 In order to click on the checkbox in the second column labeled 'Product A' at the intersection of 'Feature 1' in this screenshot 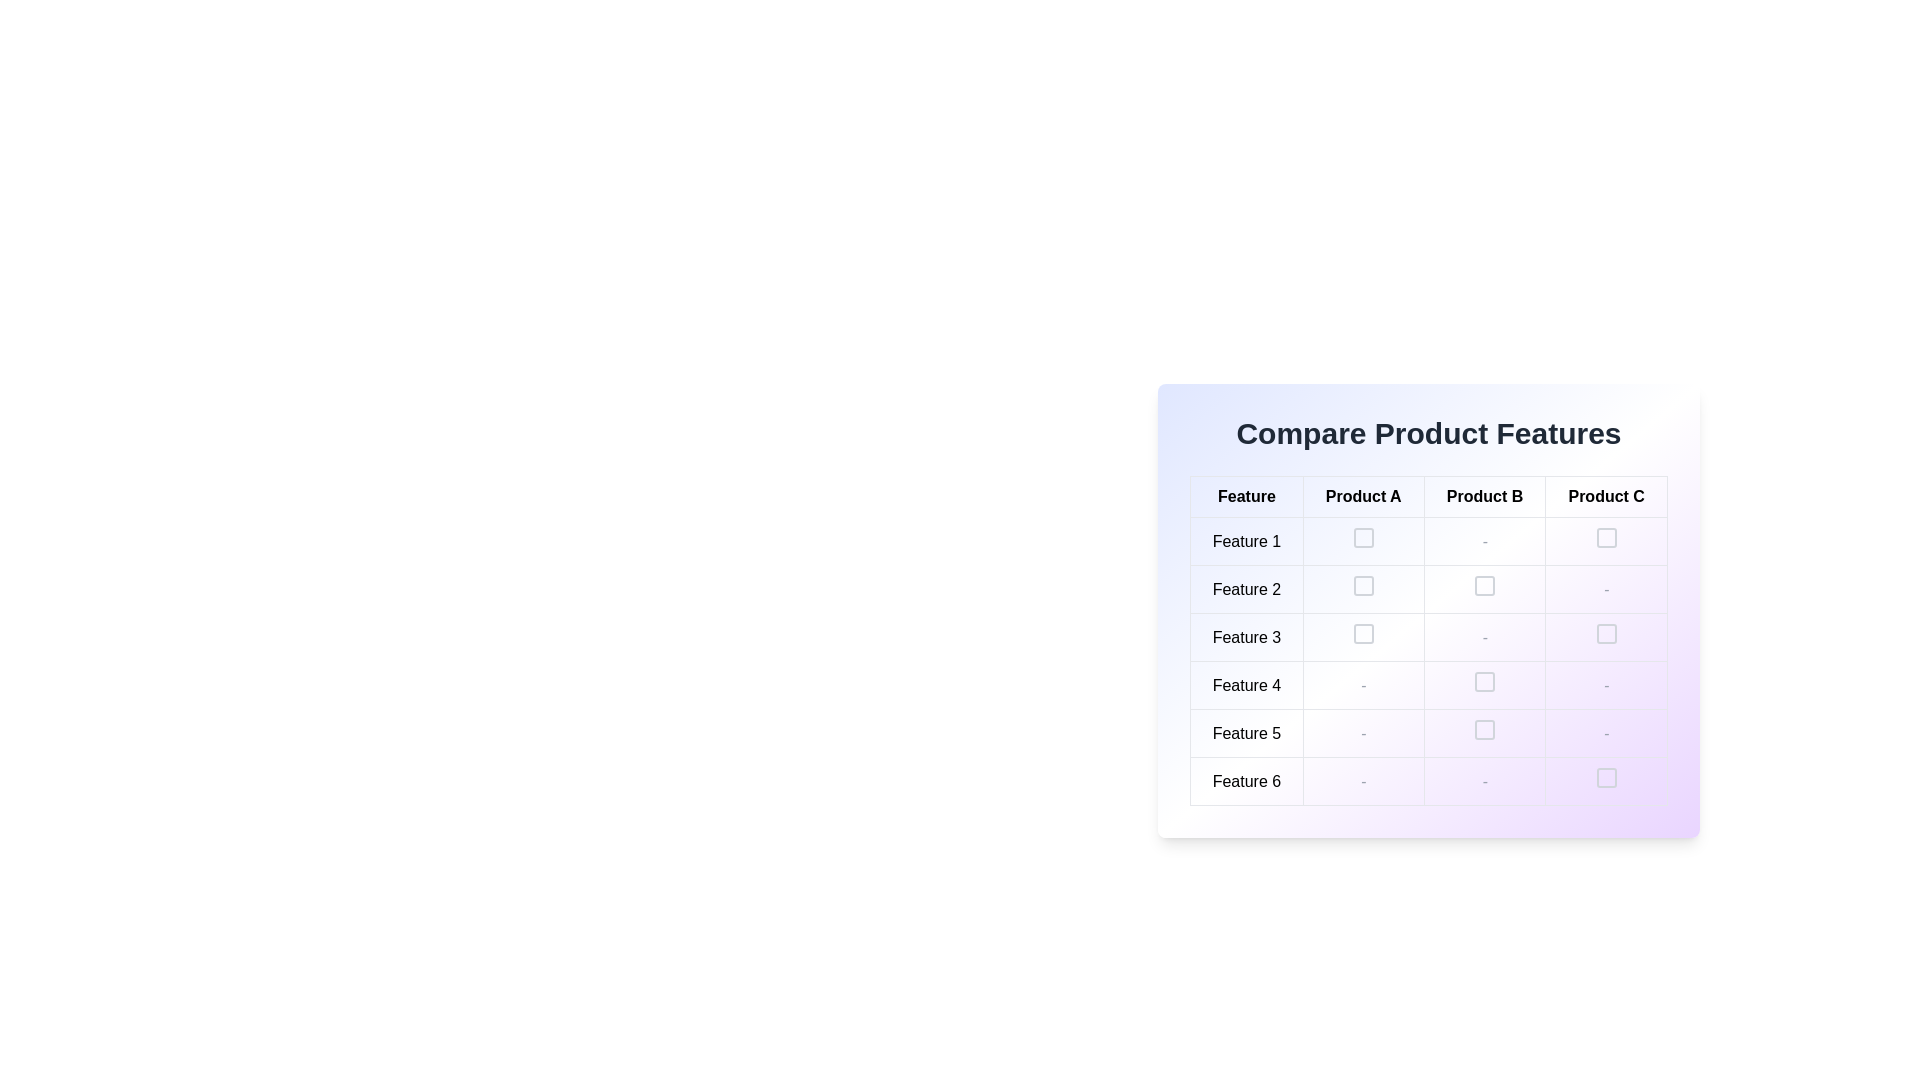, I will do `click(1362, 541)`.